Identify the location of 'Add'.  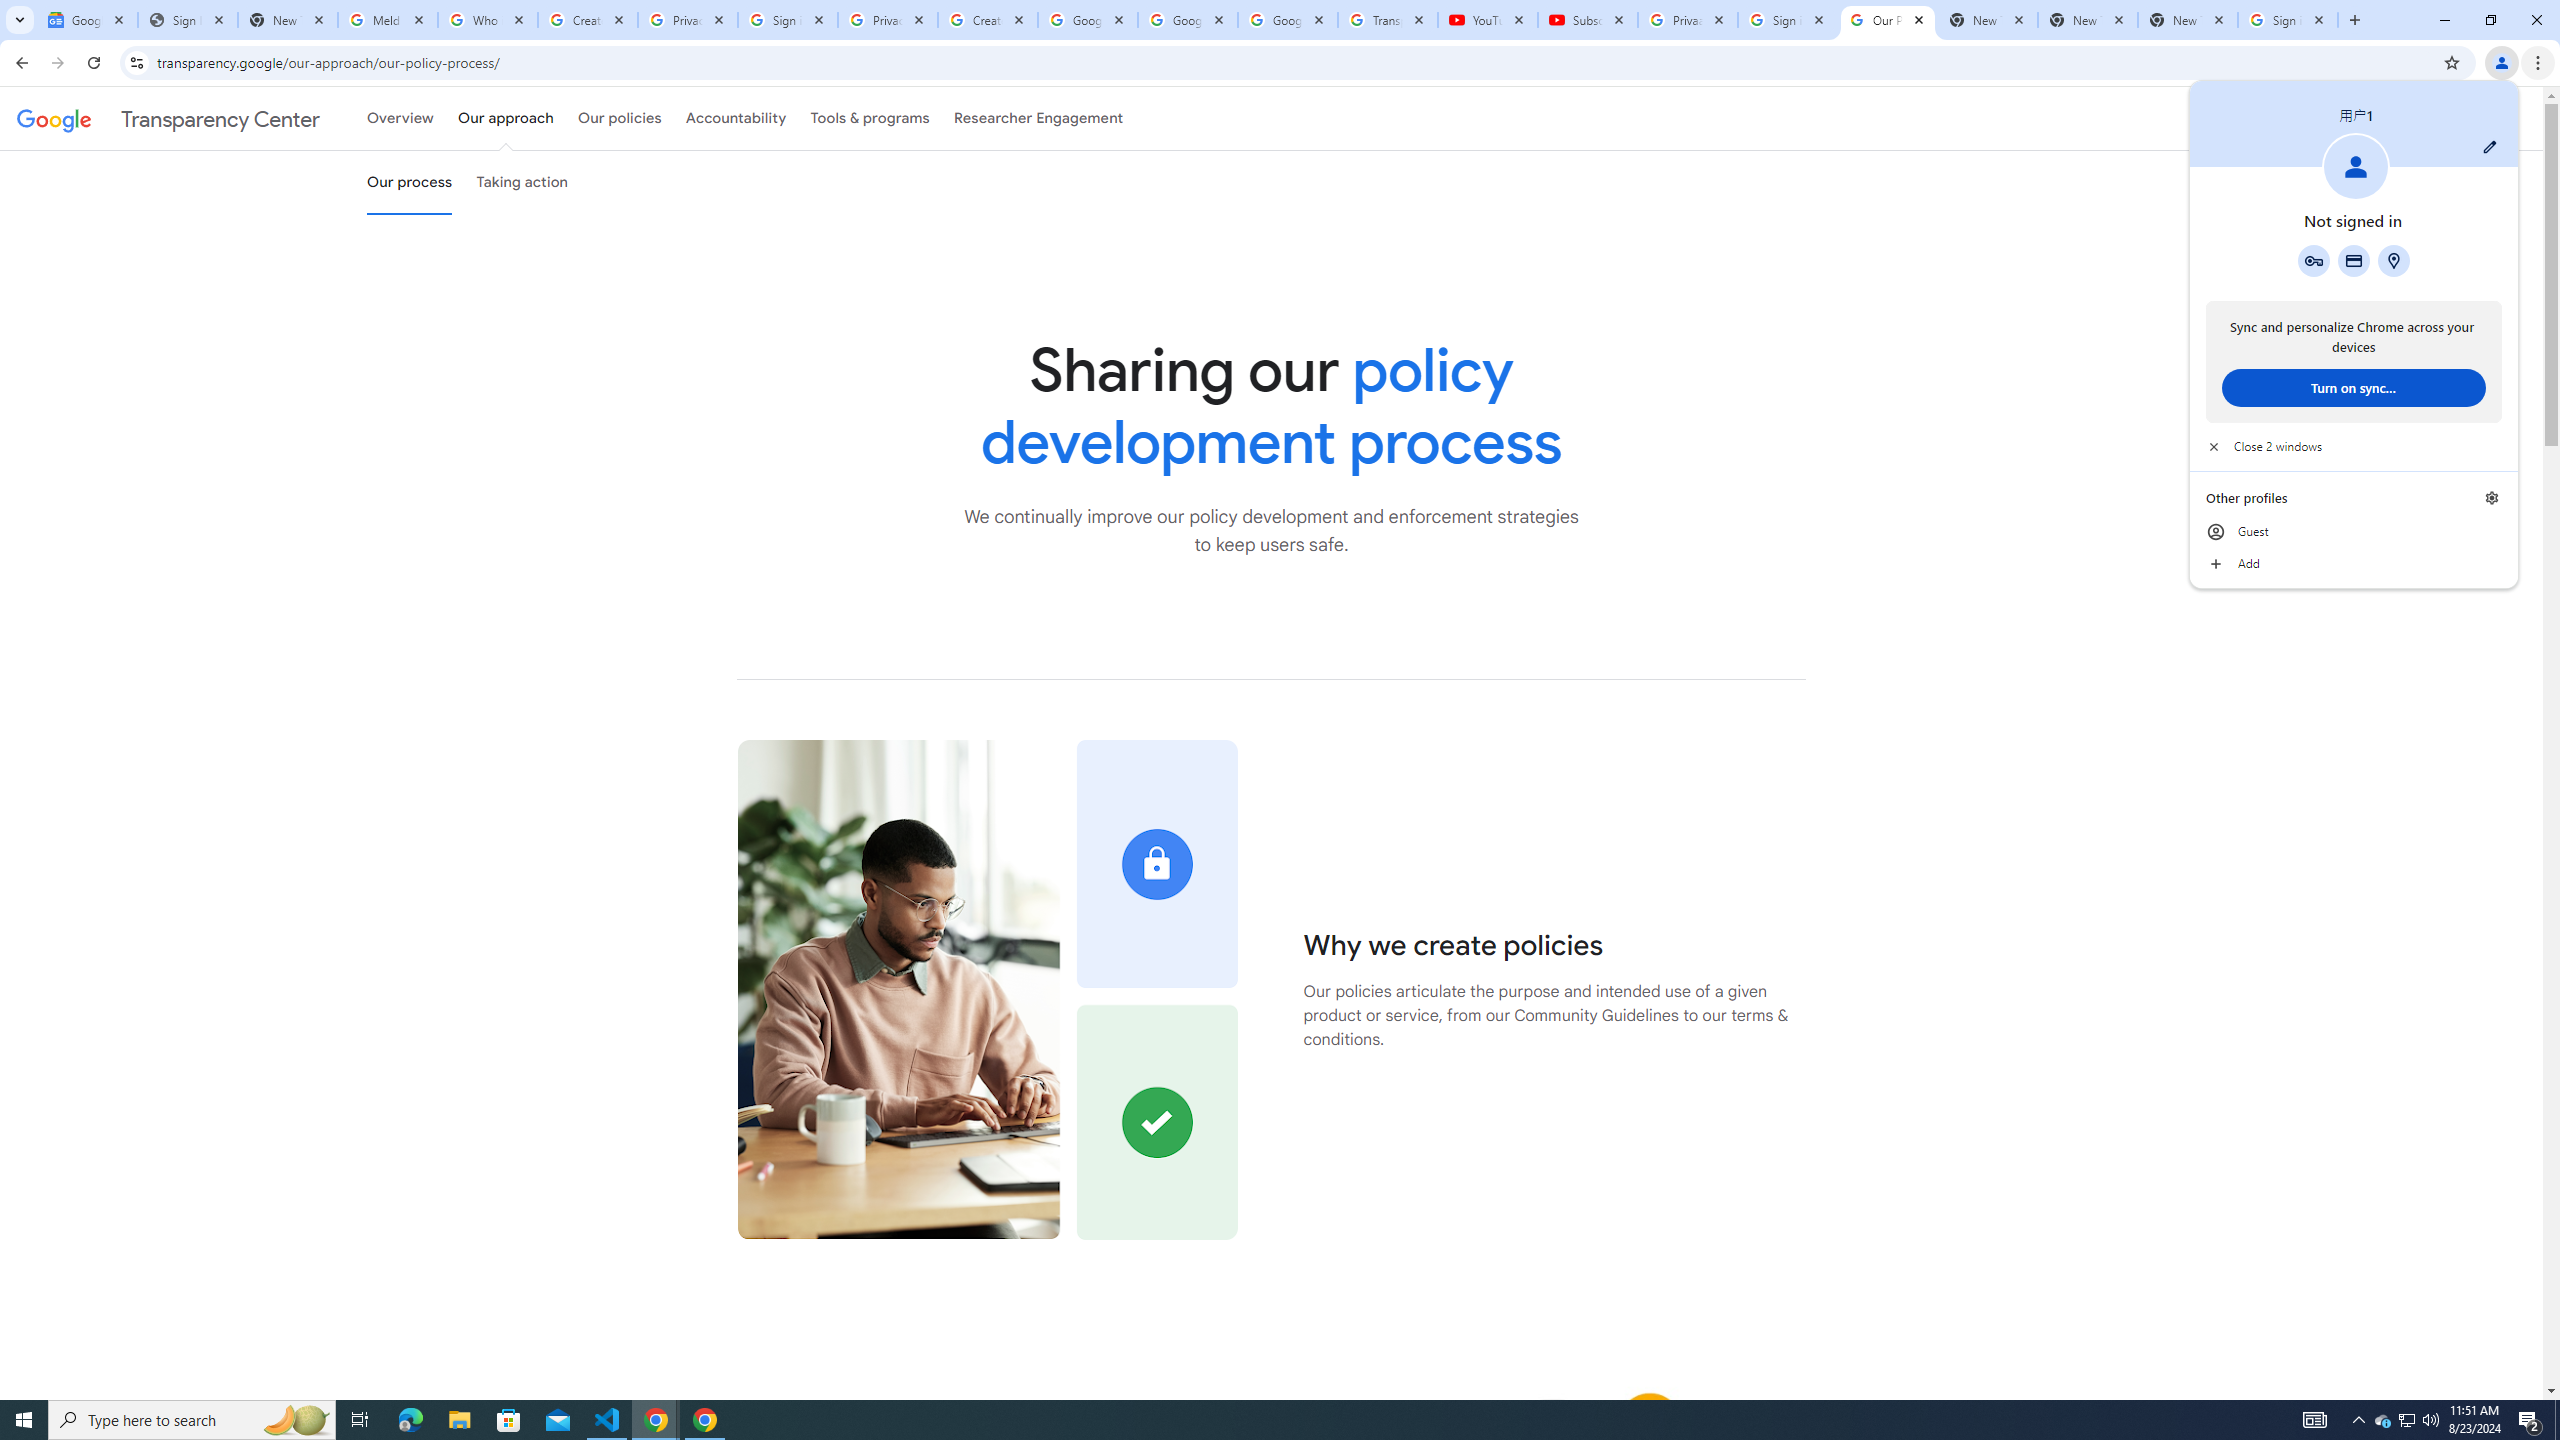
(2352, 563).